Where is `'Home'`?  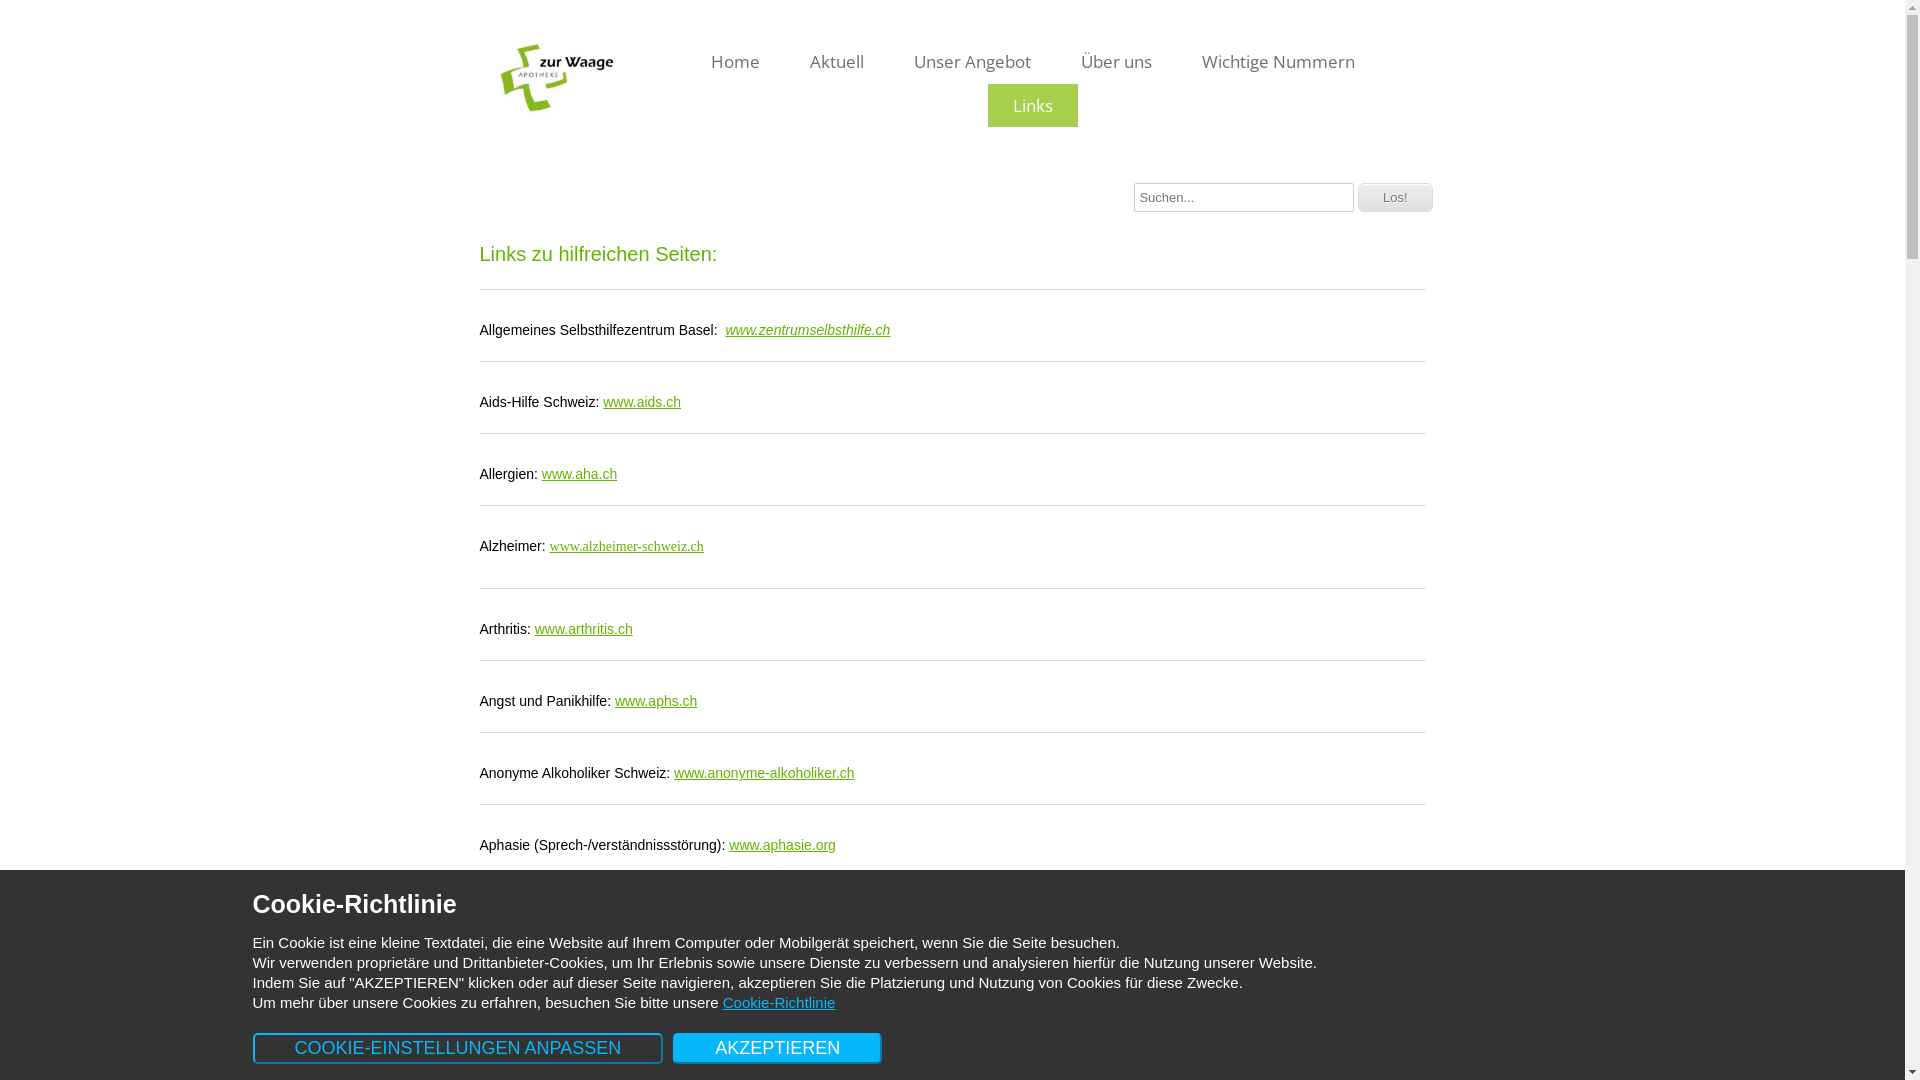 'Home' is located at coordinates (686, 60).